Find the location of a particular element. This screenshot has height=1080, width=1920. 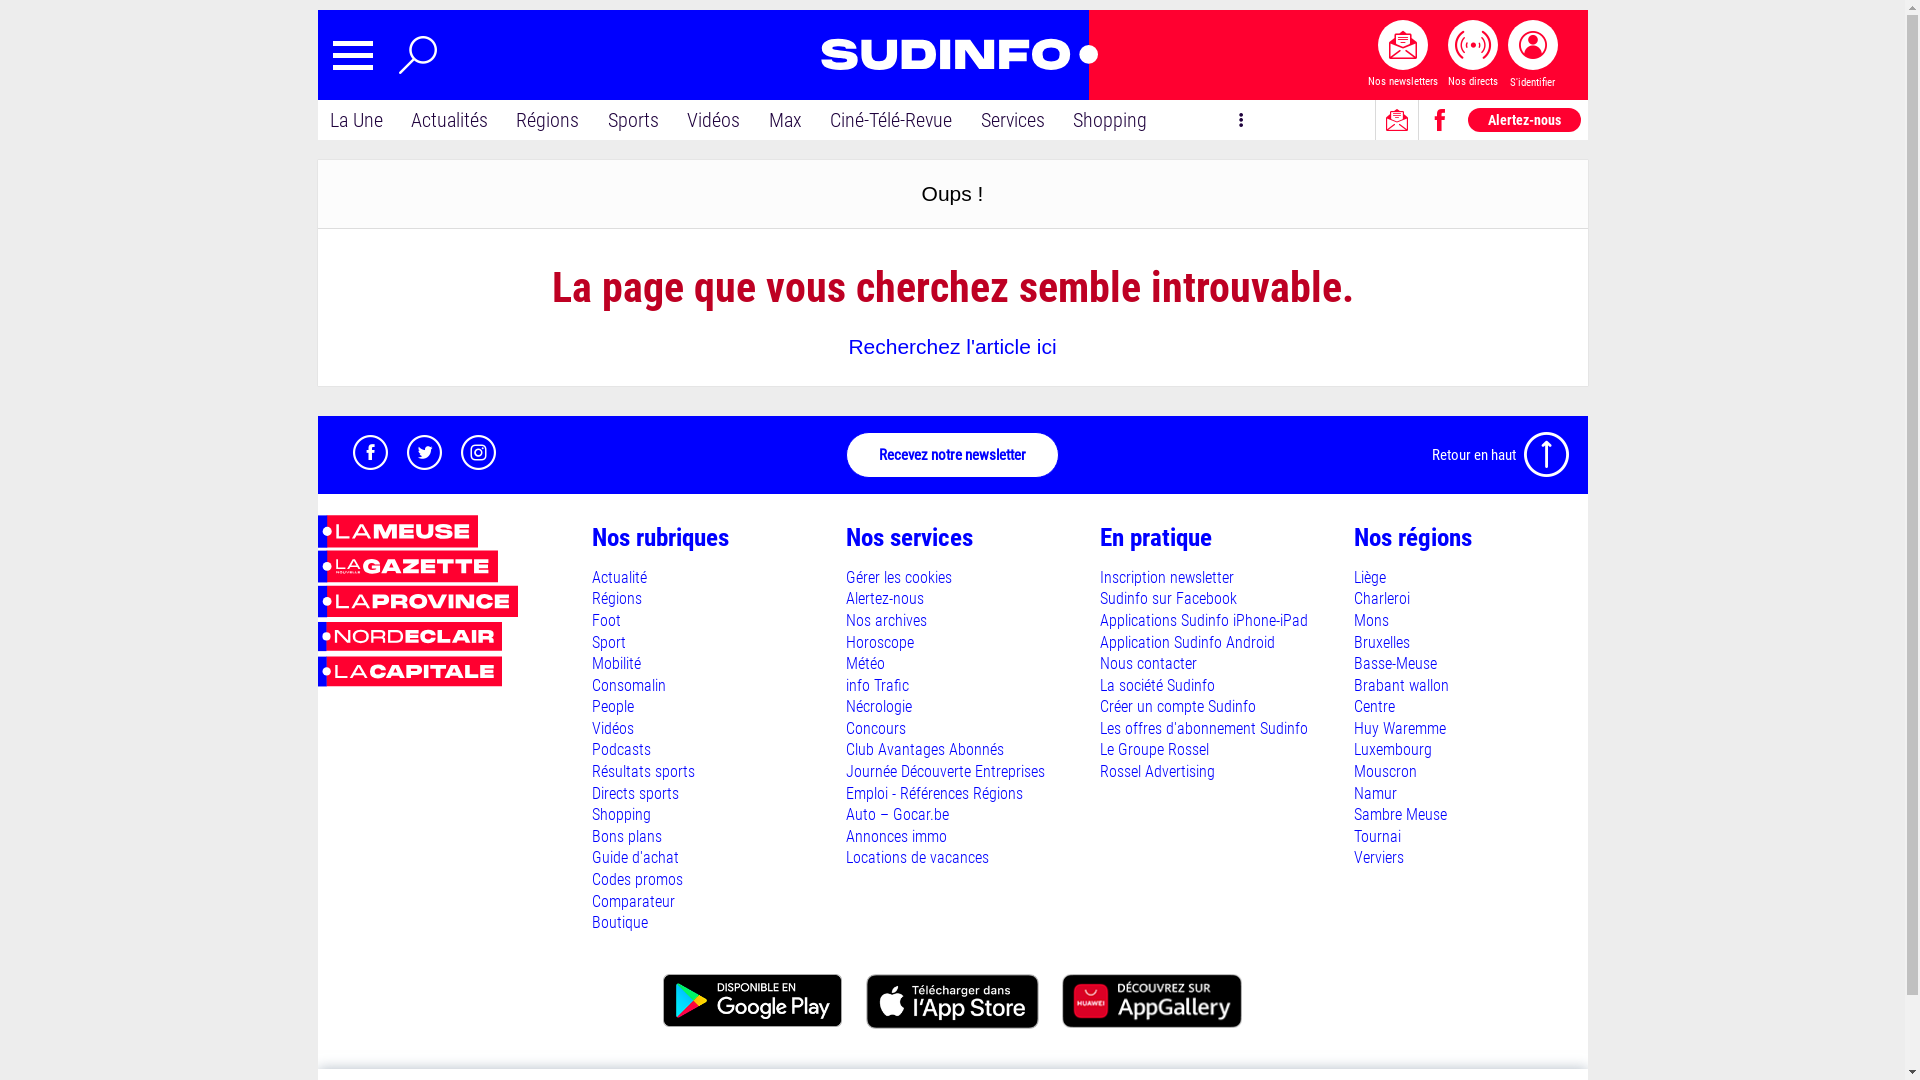

'Applications Sudinfo iPhone-iPad' is located at coordinates (1203, 619).